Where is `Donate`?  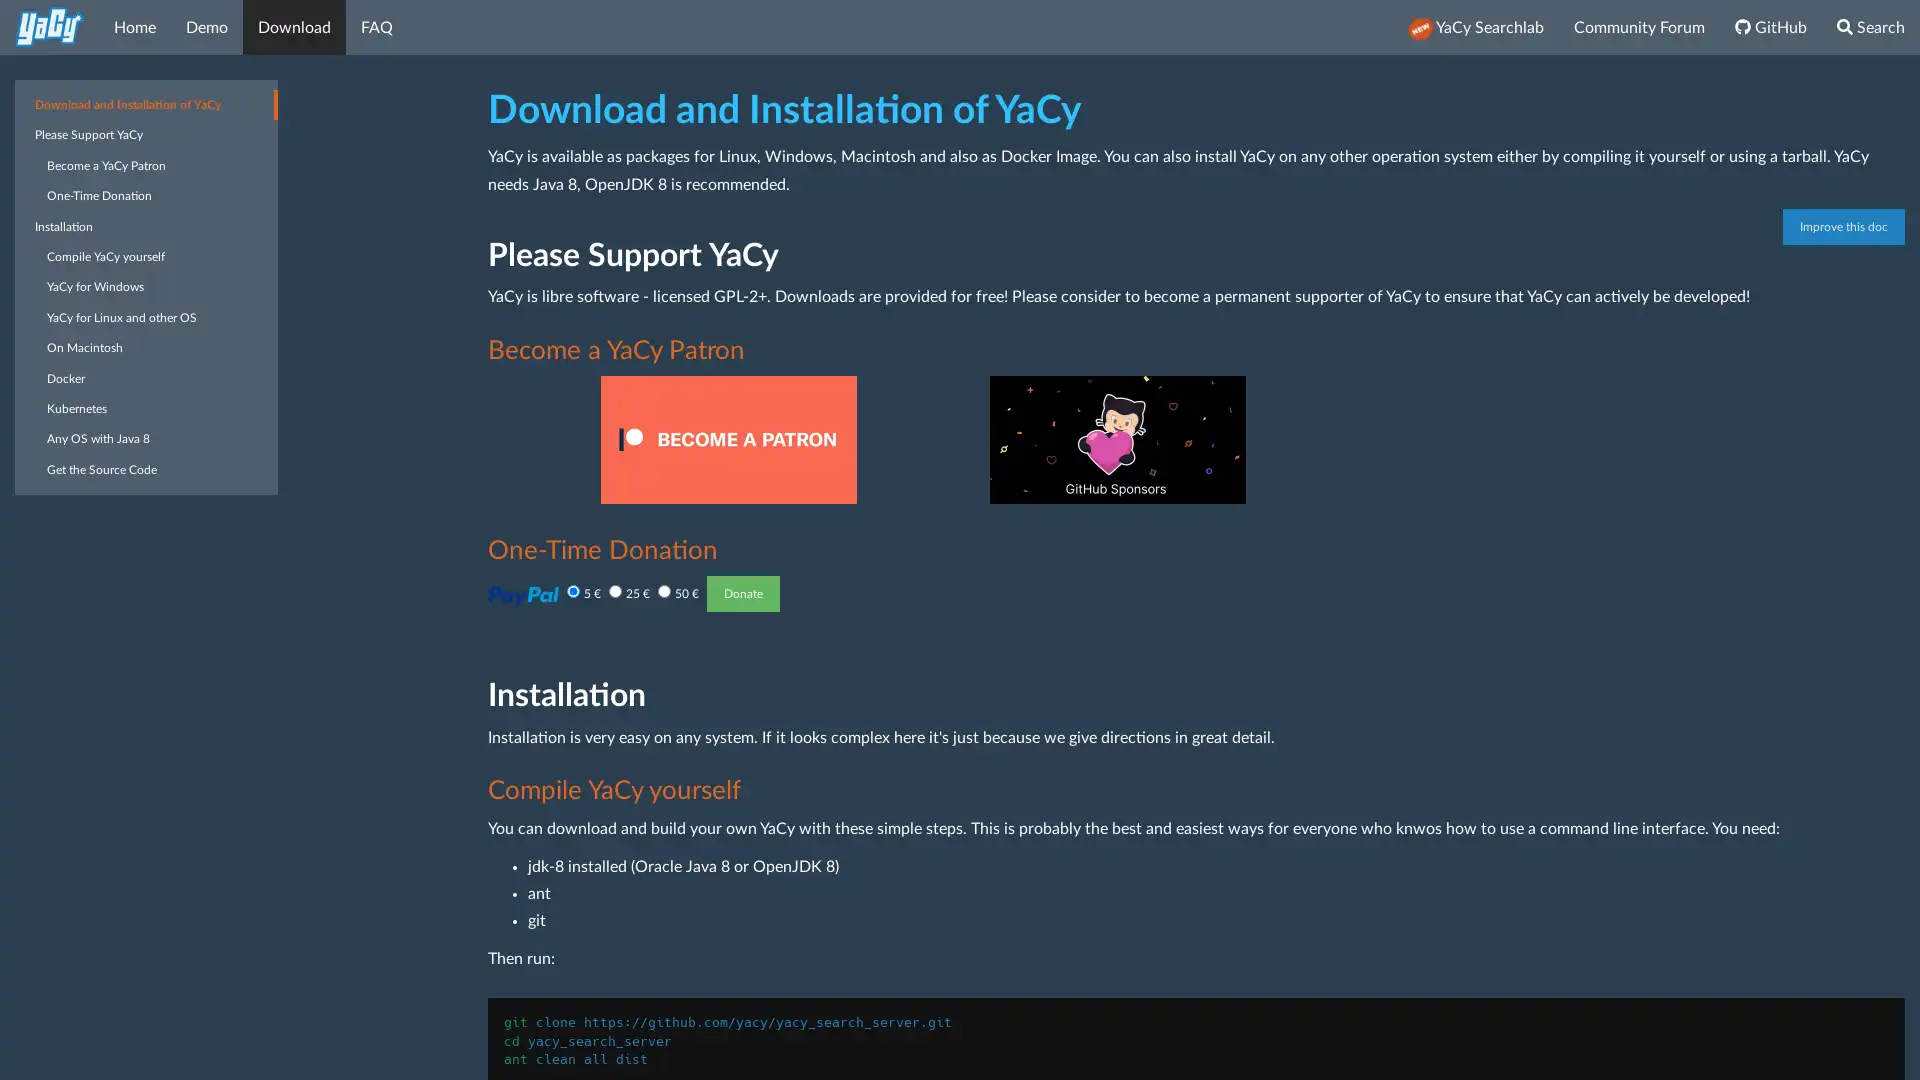 Donate is located at coordinates (741, 592).